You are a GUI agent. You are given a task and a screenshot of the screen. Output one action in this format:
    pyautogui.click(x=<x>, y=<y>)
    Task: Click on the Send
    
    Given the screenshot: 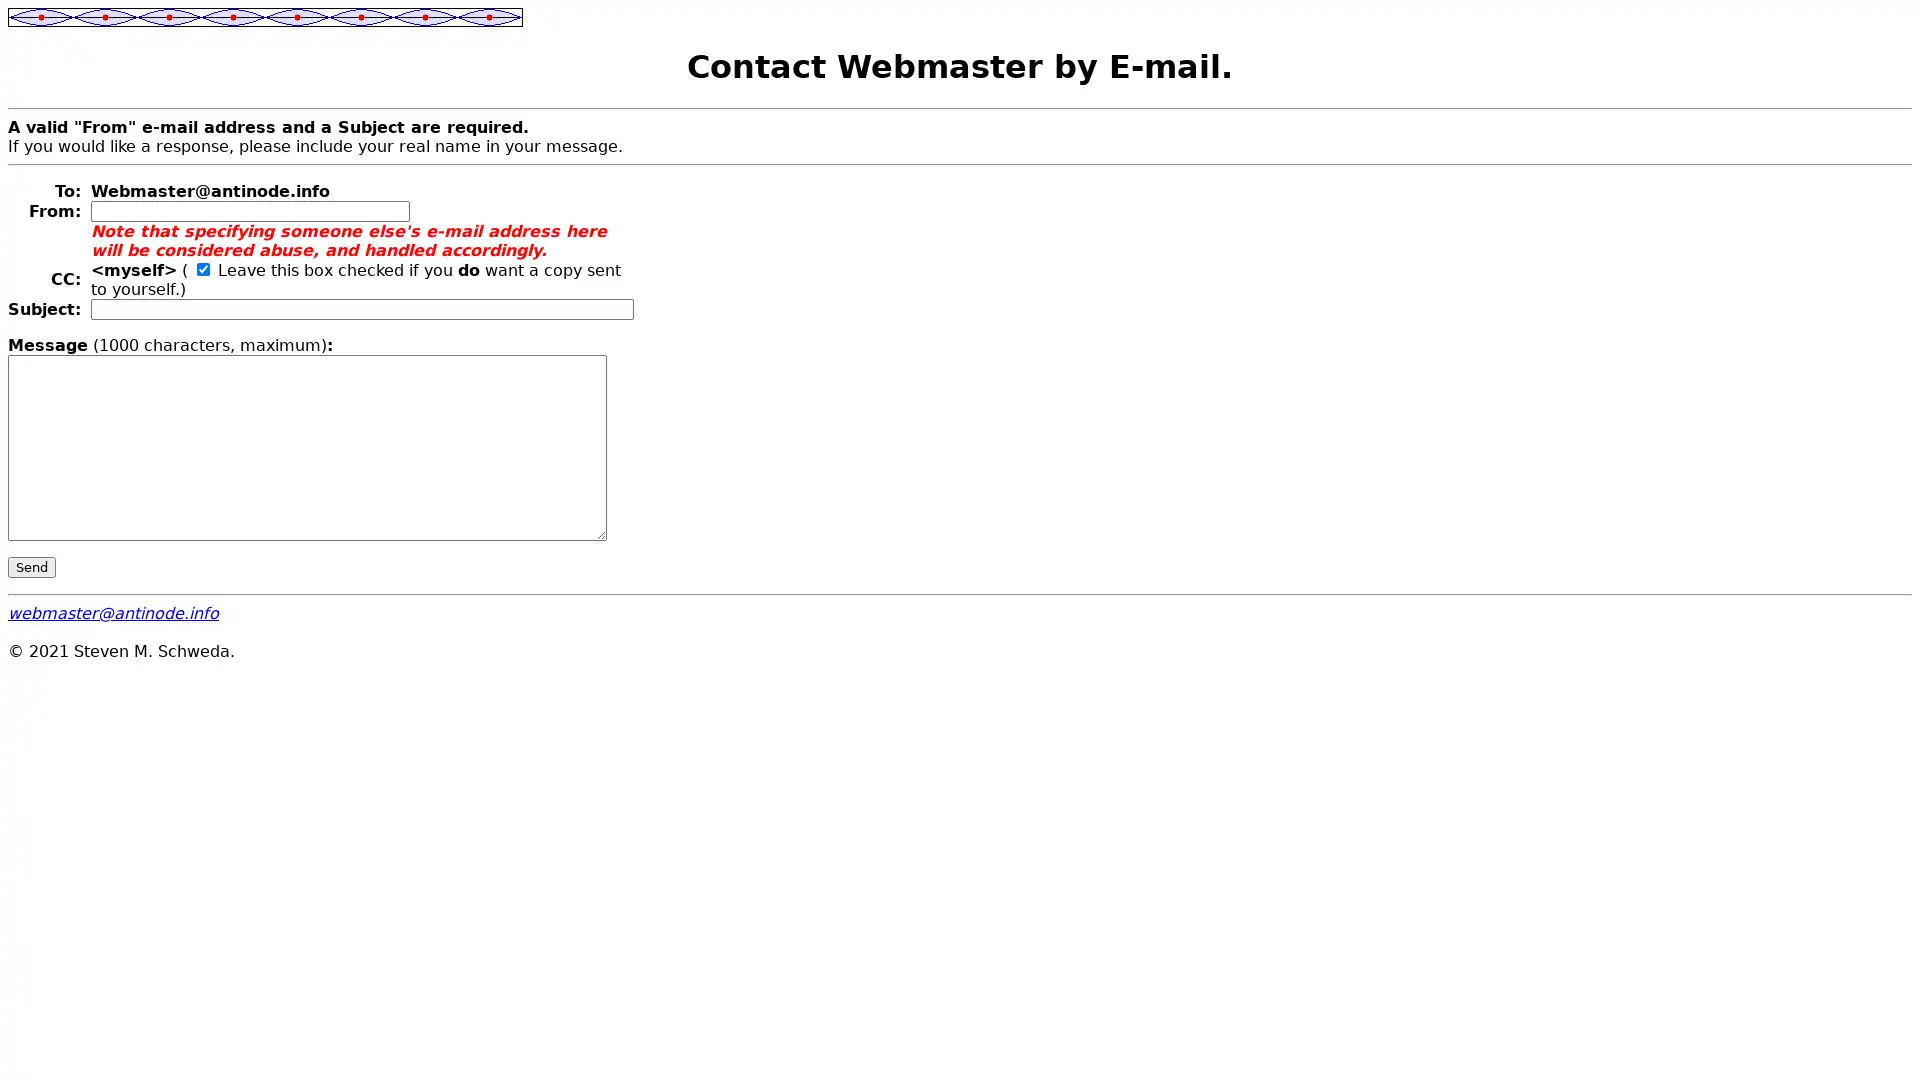 What is the action you would take?
    pyautogui.click(x=32, y=566)
    